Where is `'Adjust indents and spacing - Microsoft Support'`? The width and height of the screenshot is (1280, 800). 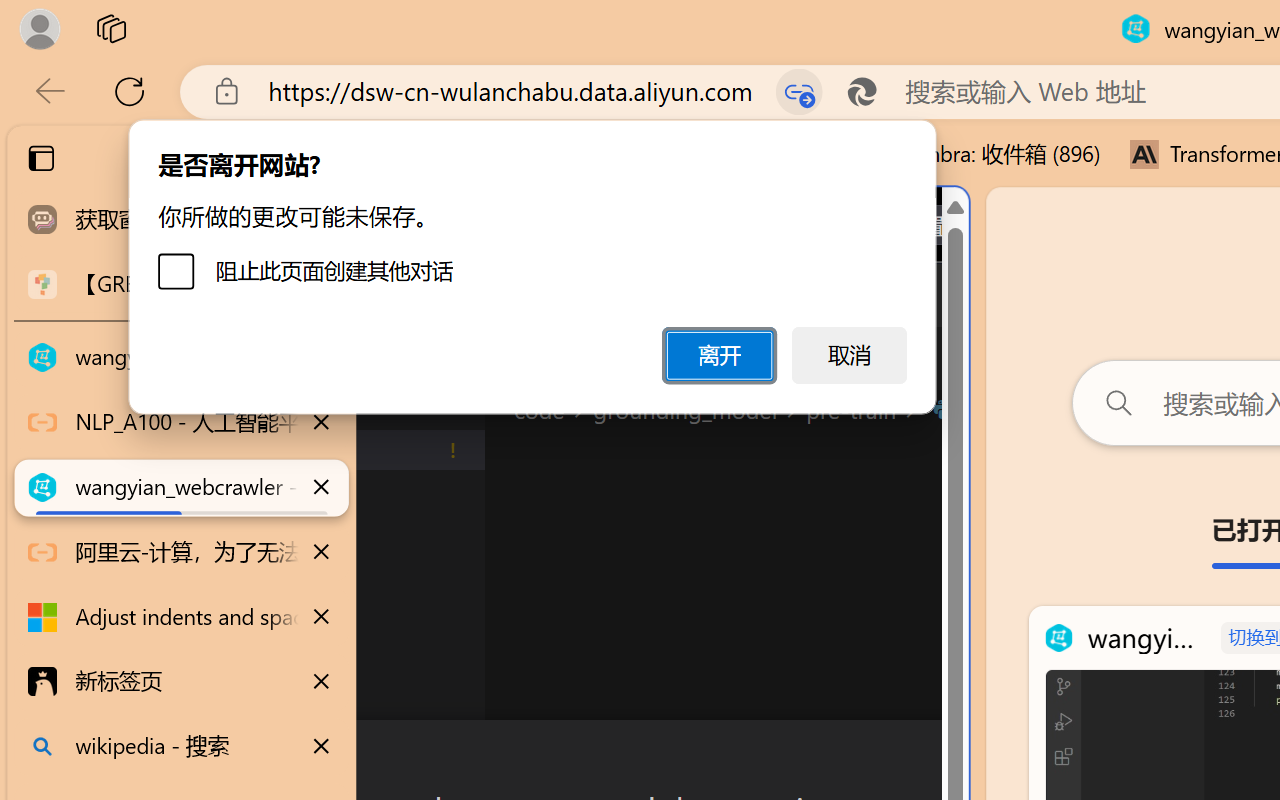 'Adjust indents and spacing - Microsoft Support' is located at coordinates (181, 617).